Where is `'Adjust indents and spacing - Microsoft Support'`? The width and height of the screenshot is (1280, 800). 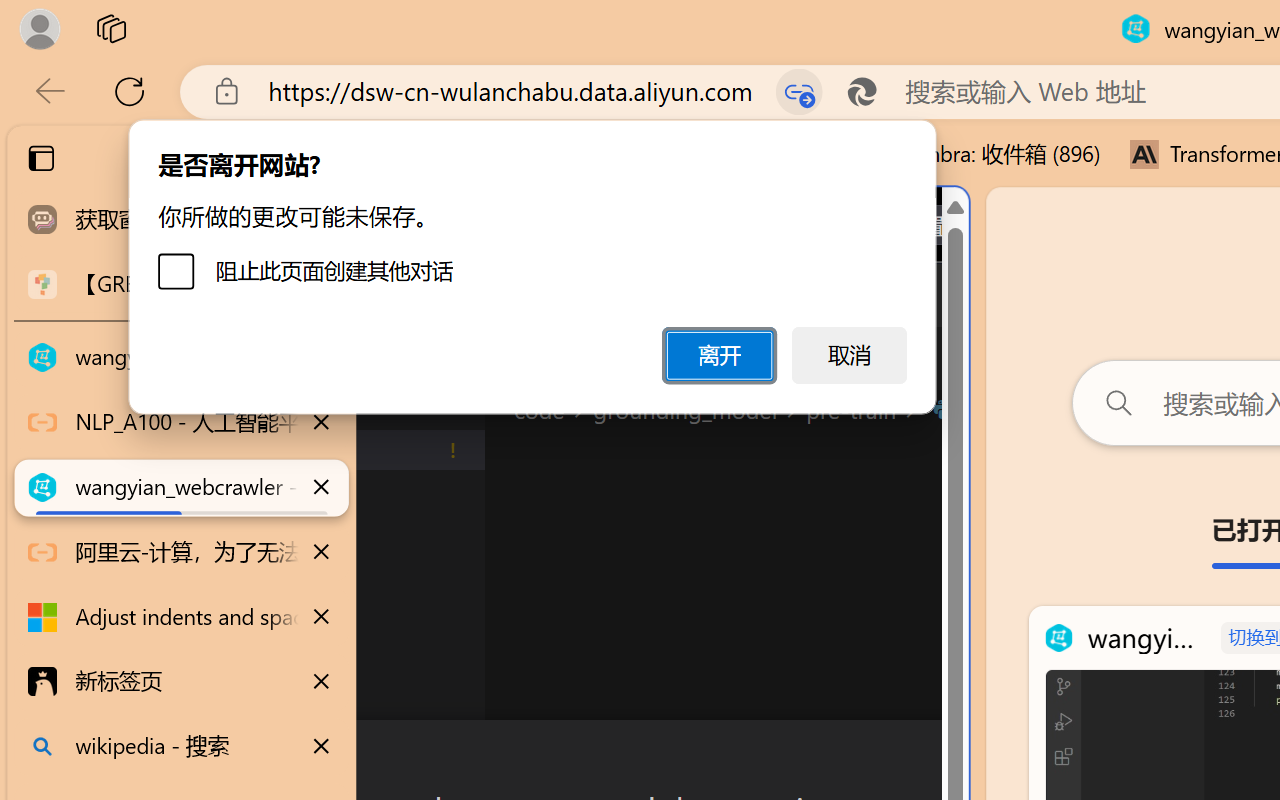 'Adjust indents and spacing - Microsoft Support' is located at coordinates (181, 617).